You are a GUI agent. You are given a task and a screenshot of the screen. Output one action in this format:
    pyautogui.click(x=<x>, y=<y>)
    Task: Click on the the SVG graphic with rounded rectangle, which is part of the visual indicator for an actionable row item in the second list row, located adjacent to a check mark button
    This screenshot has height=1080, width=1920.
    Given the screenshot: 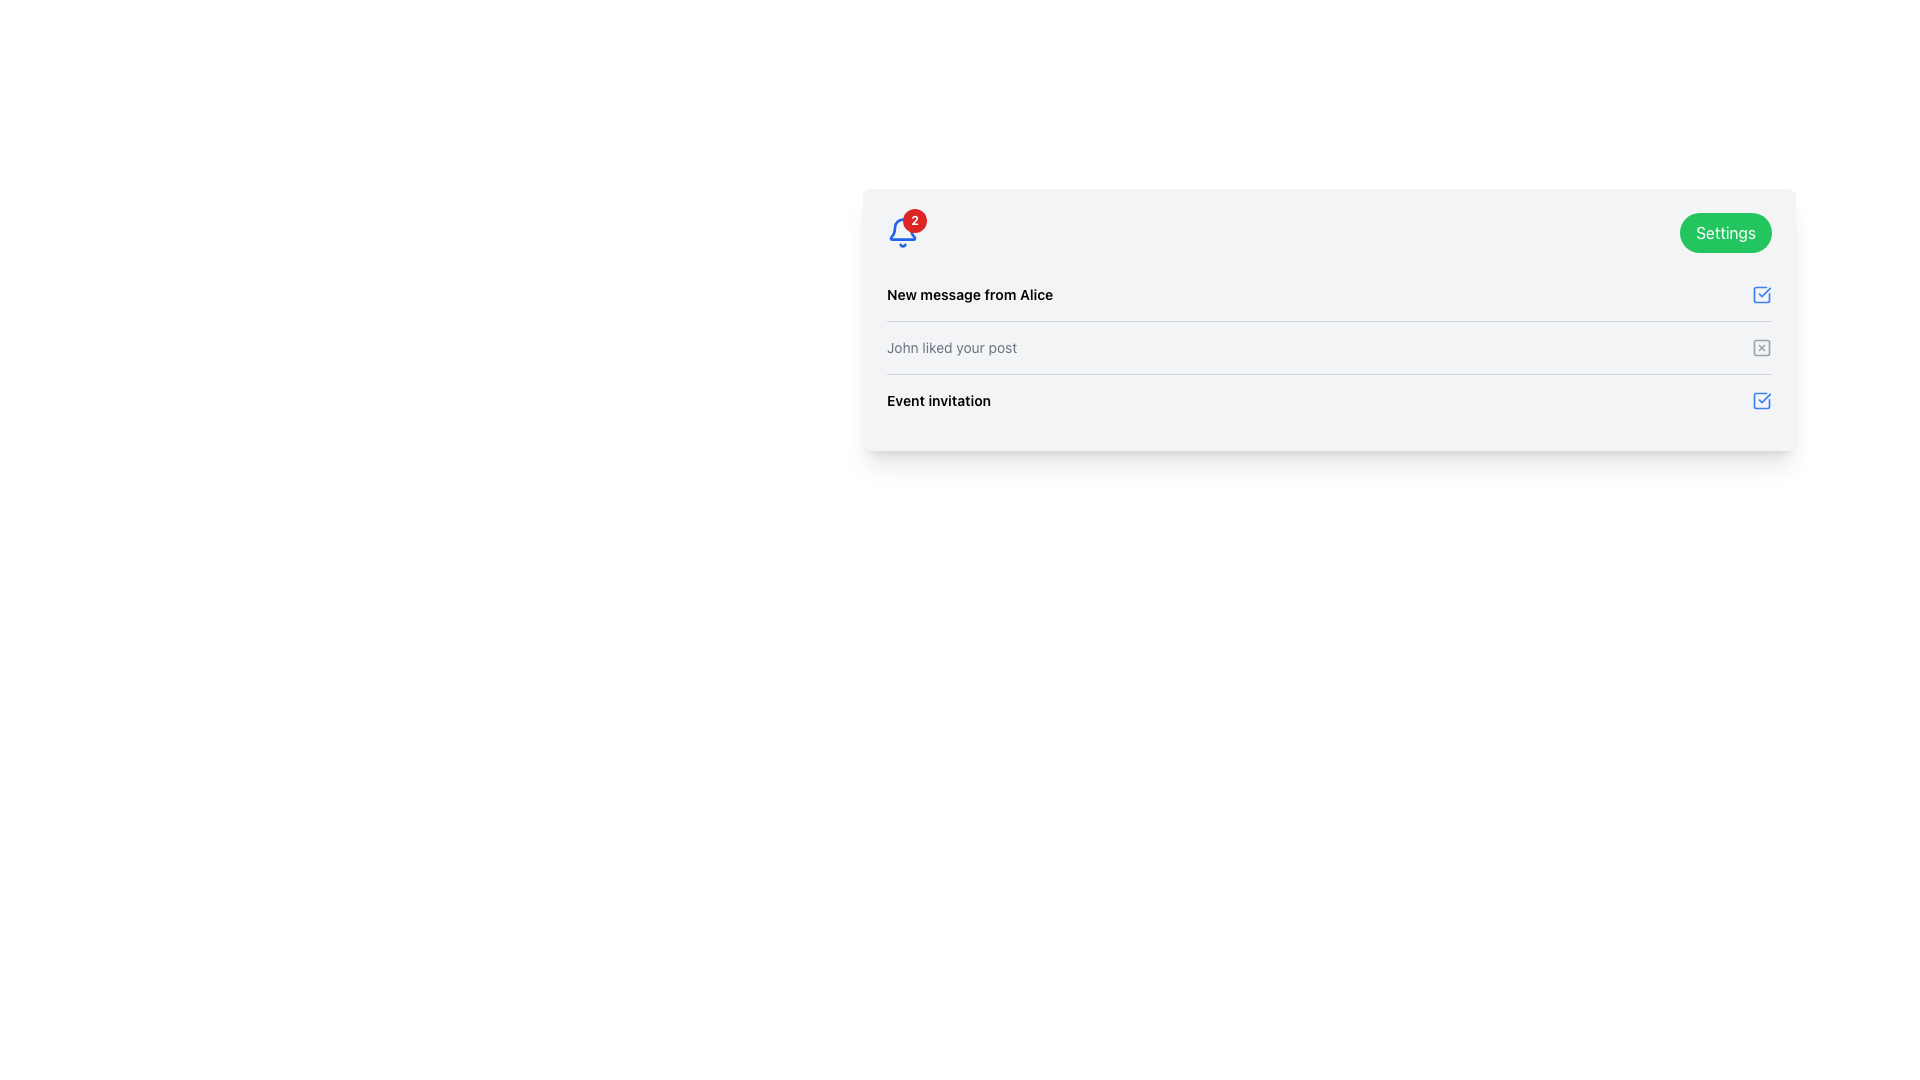 What is the action you would take?
    pyautogui.click(x=1761, y=346)
    